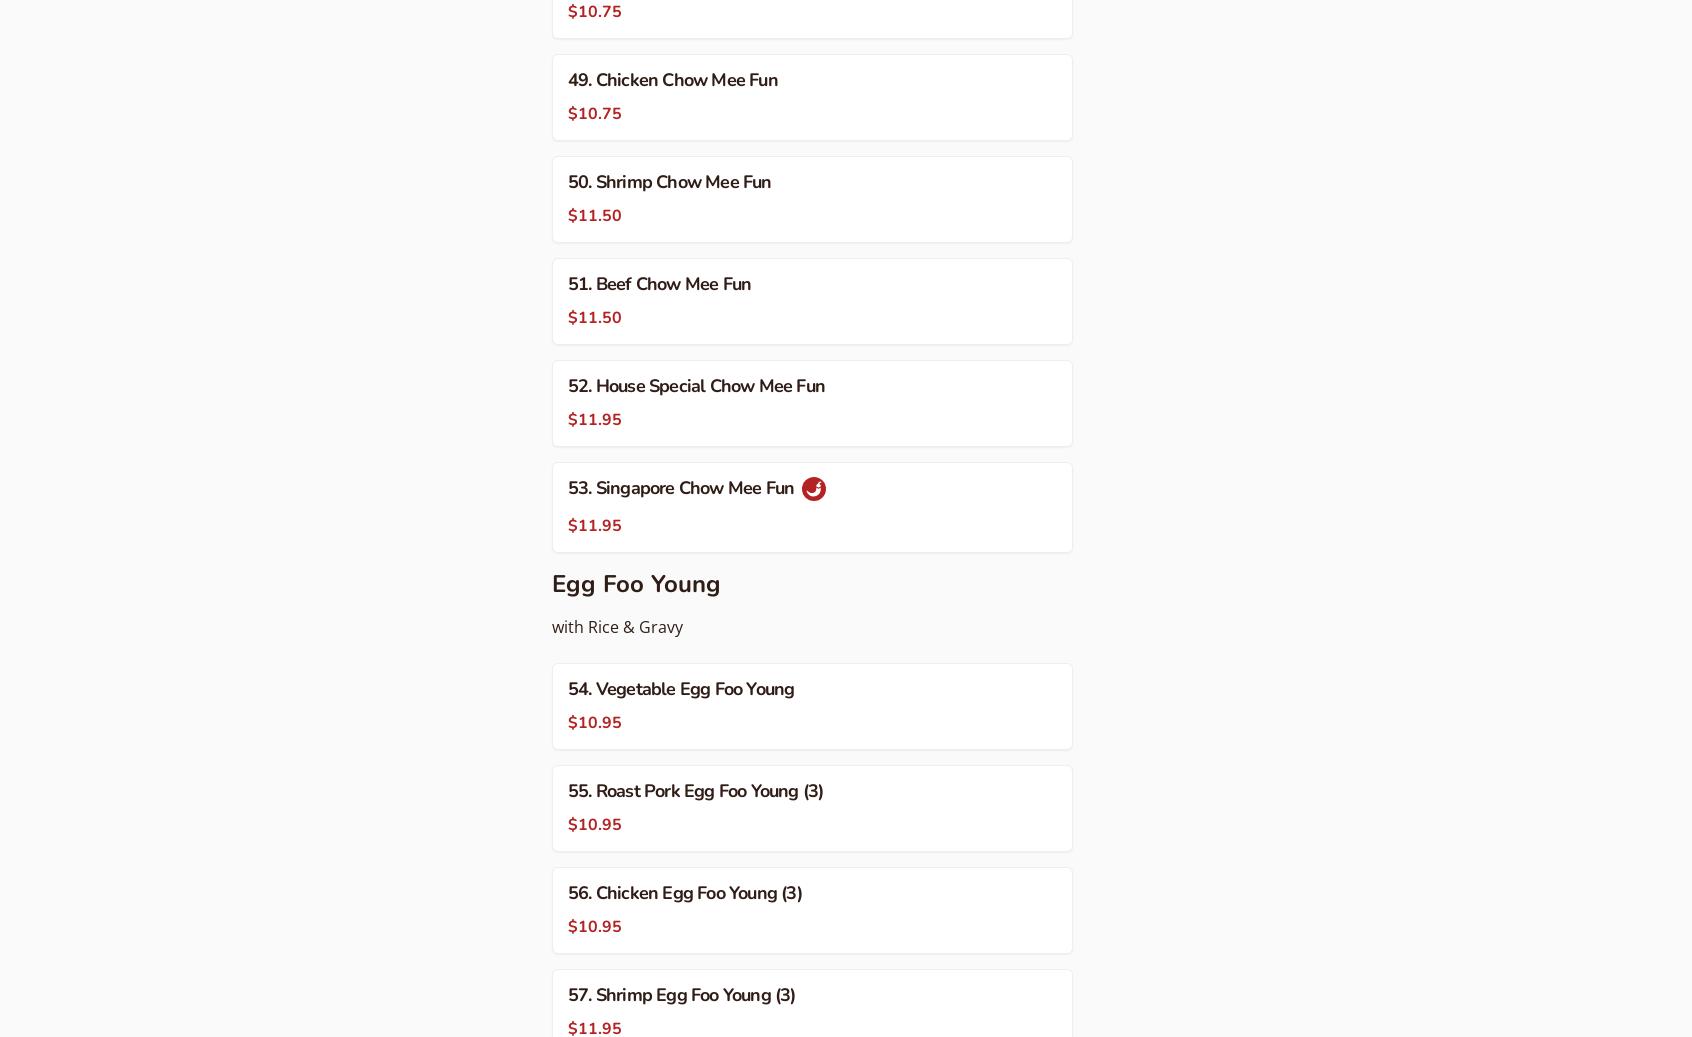 Image resolution: width=1692 pixels, height=1037 pixels. Describe the element at coordinates (659, 283) in the screenshot. I see `'51. Beef Chow Mee Fun'` at that location.